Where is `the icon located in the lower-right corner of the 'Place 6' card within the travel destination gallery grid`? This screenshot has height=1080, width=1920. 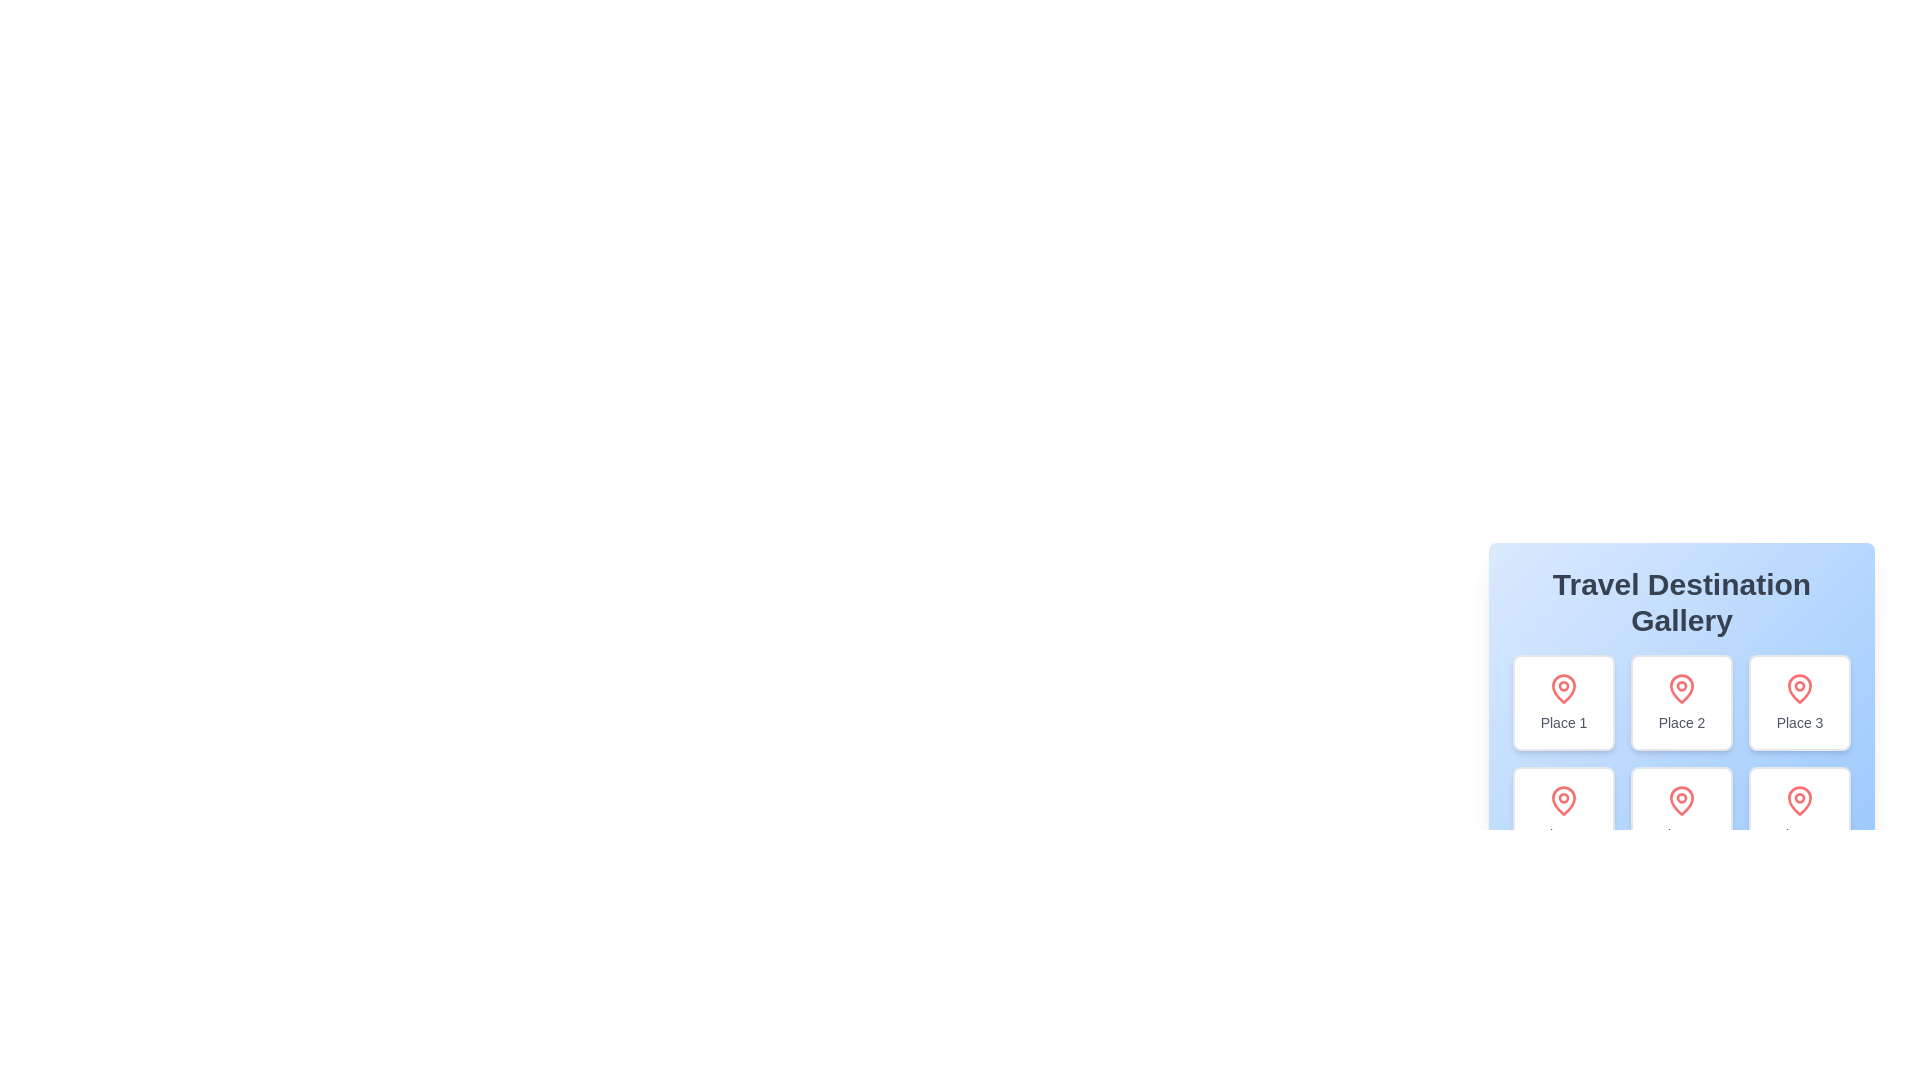 the icon located in the lower-right corner of the 'Place 6' card within the travel destination gallery grid is located at coordinates (1800, 800).